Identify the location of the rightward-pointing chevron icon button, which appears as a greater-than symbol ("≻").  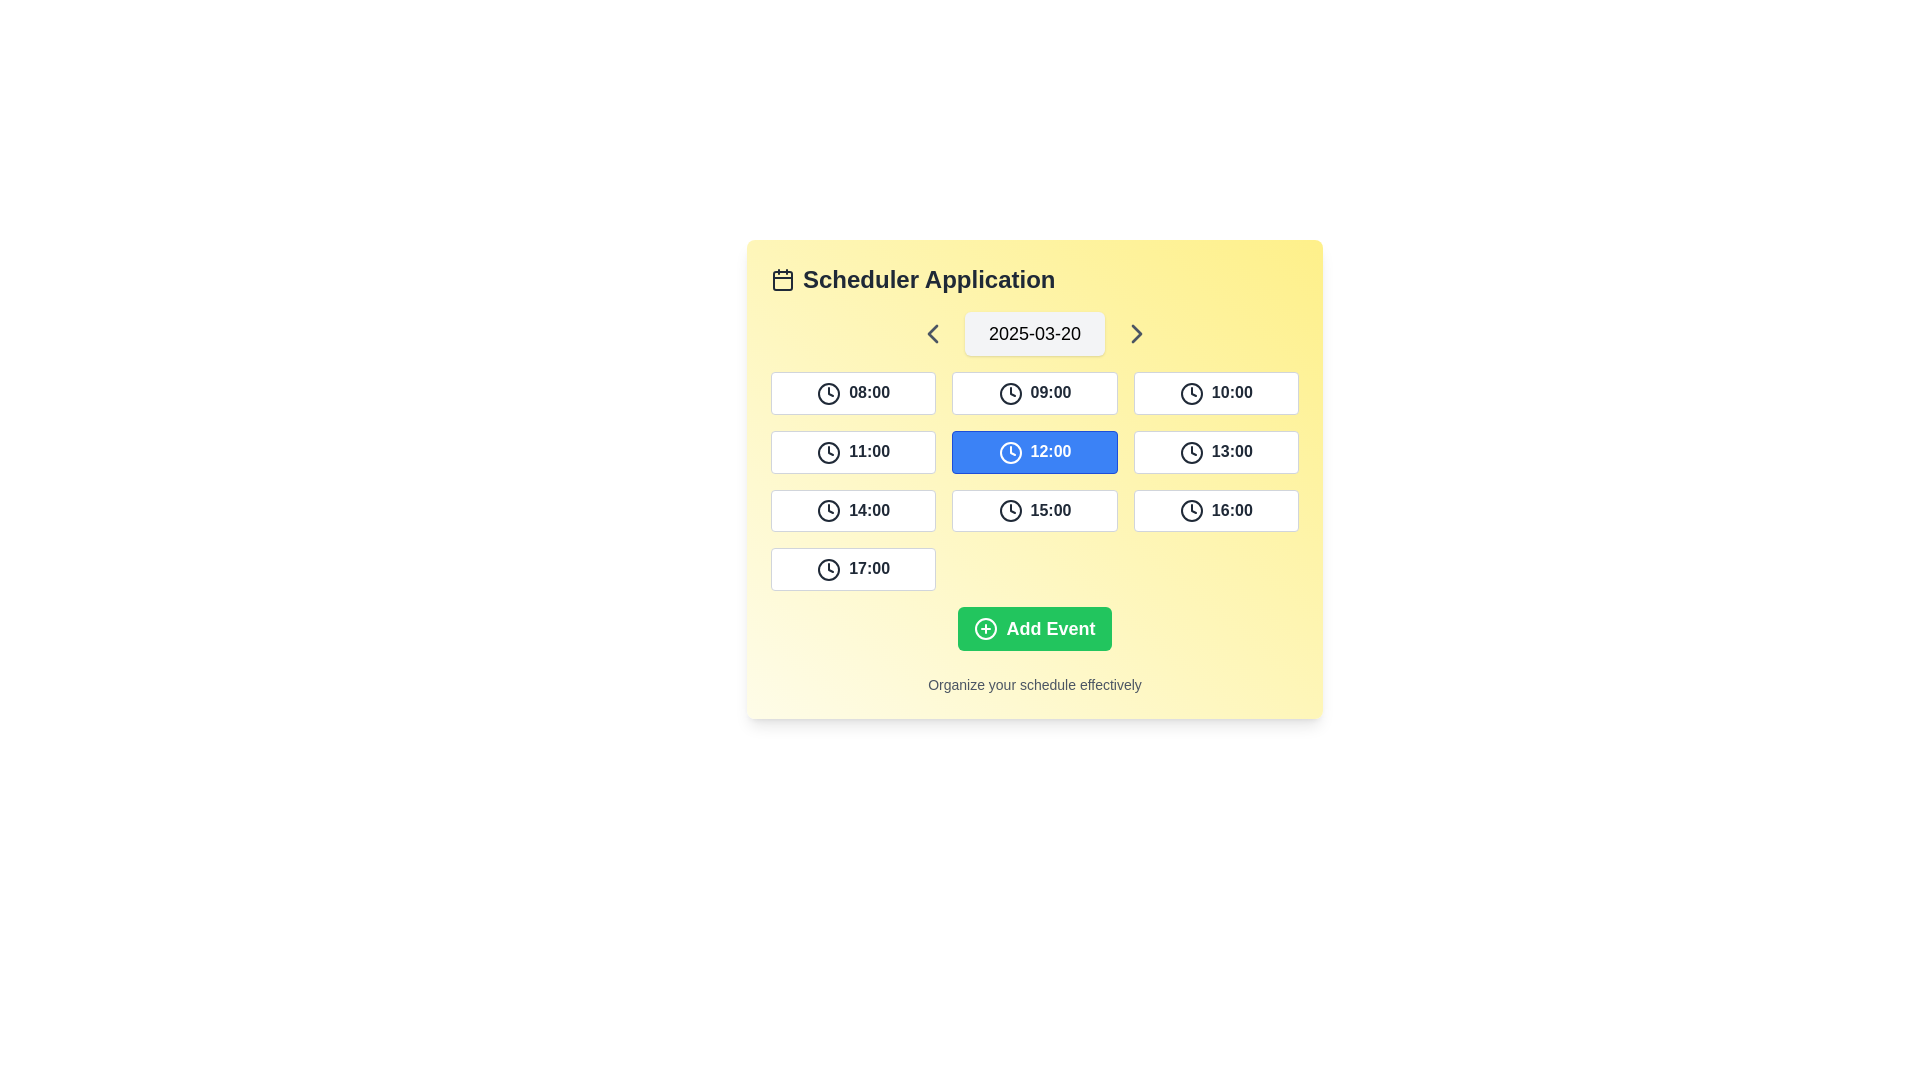
(1137, 333).